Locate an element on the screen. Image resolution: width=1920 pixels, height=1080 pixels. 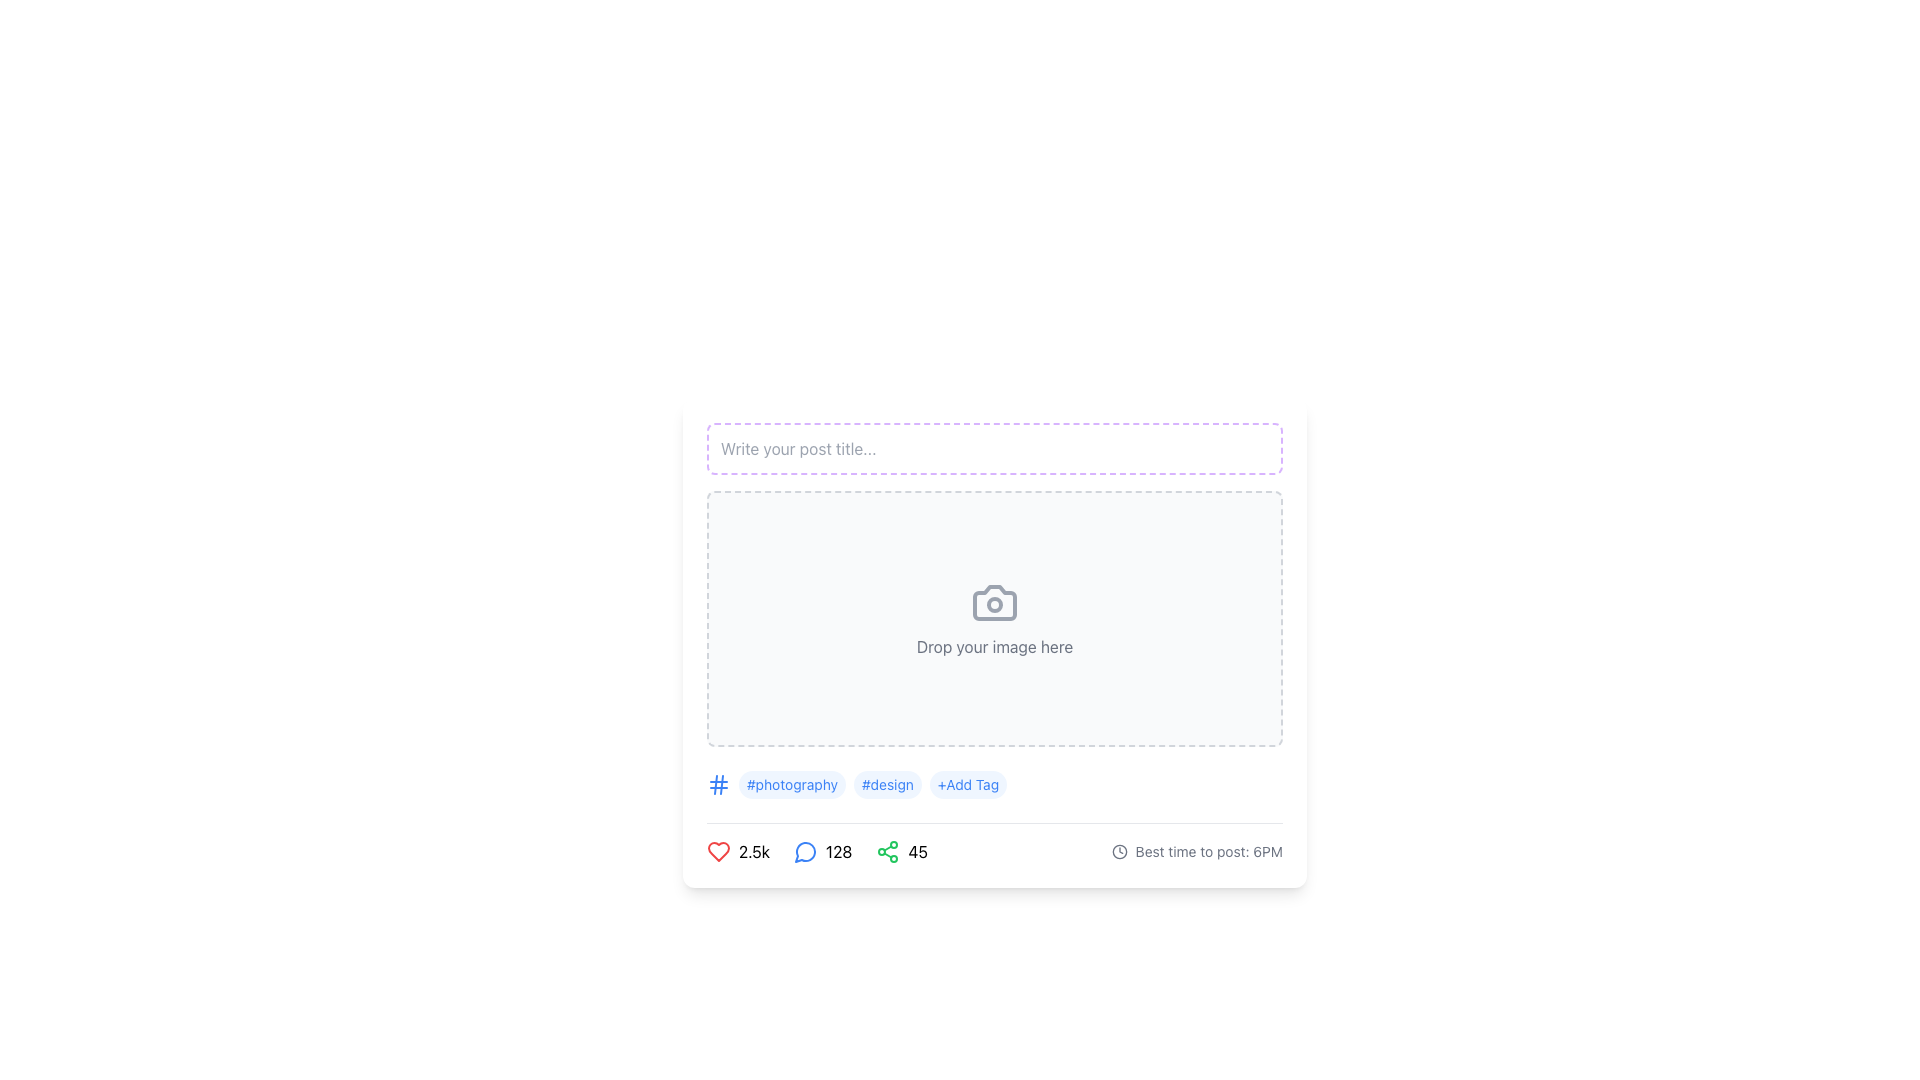
the heart-shaped icon located at the bottom-left corner of the post card to like or unlike the post is located at coordinates (719, 852).